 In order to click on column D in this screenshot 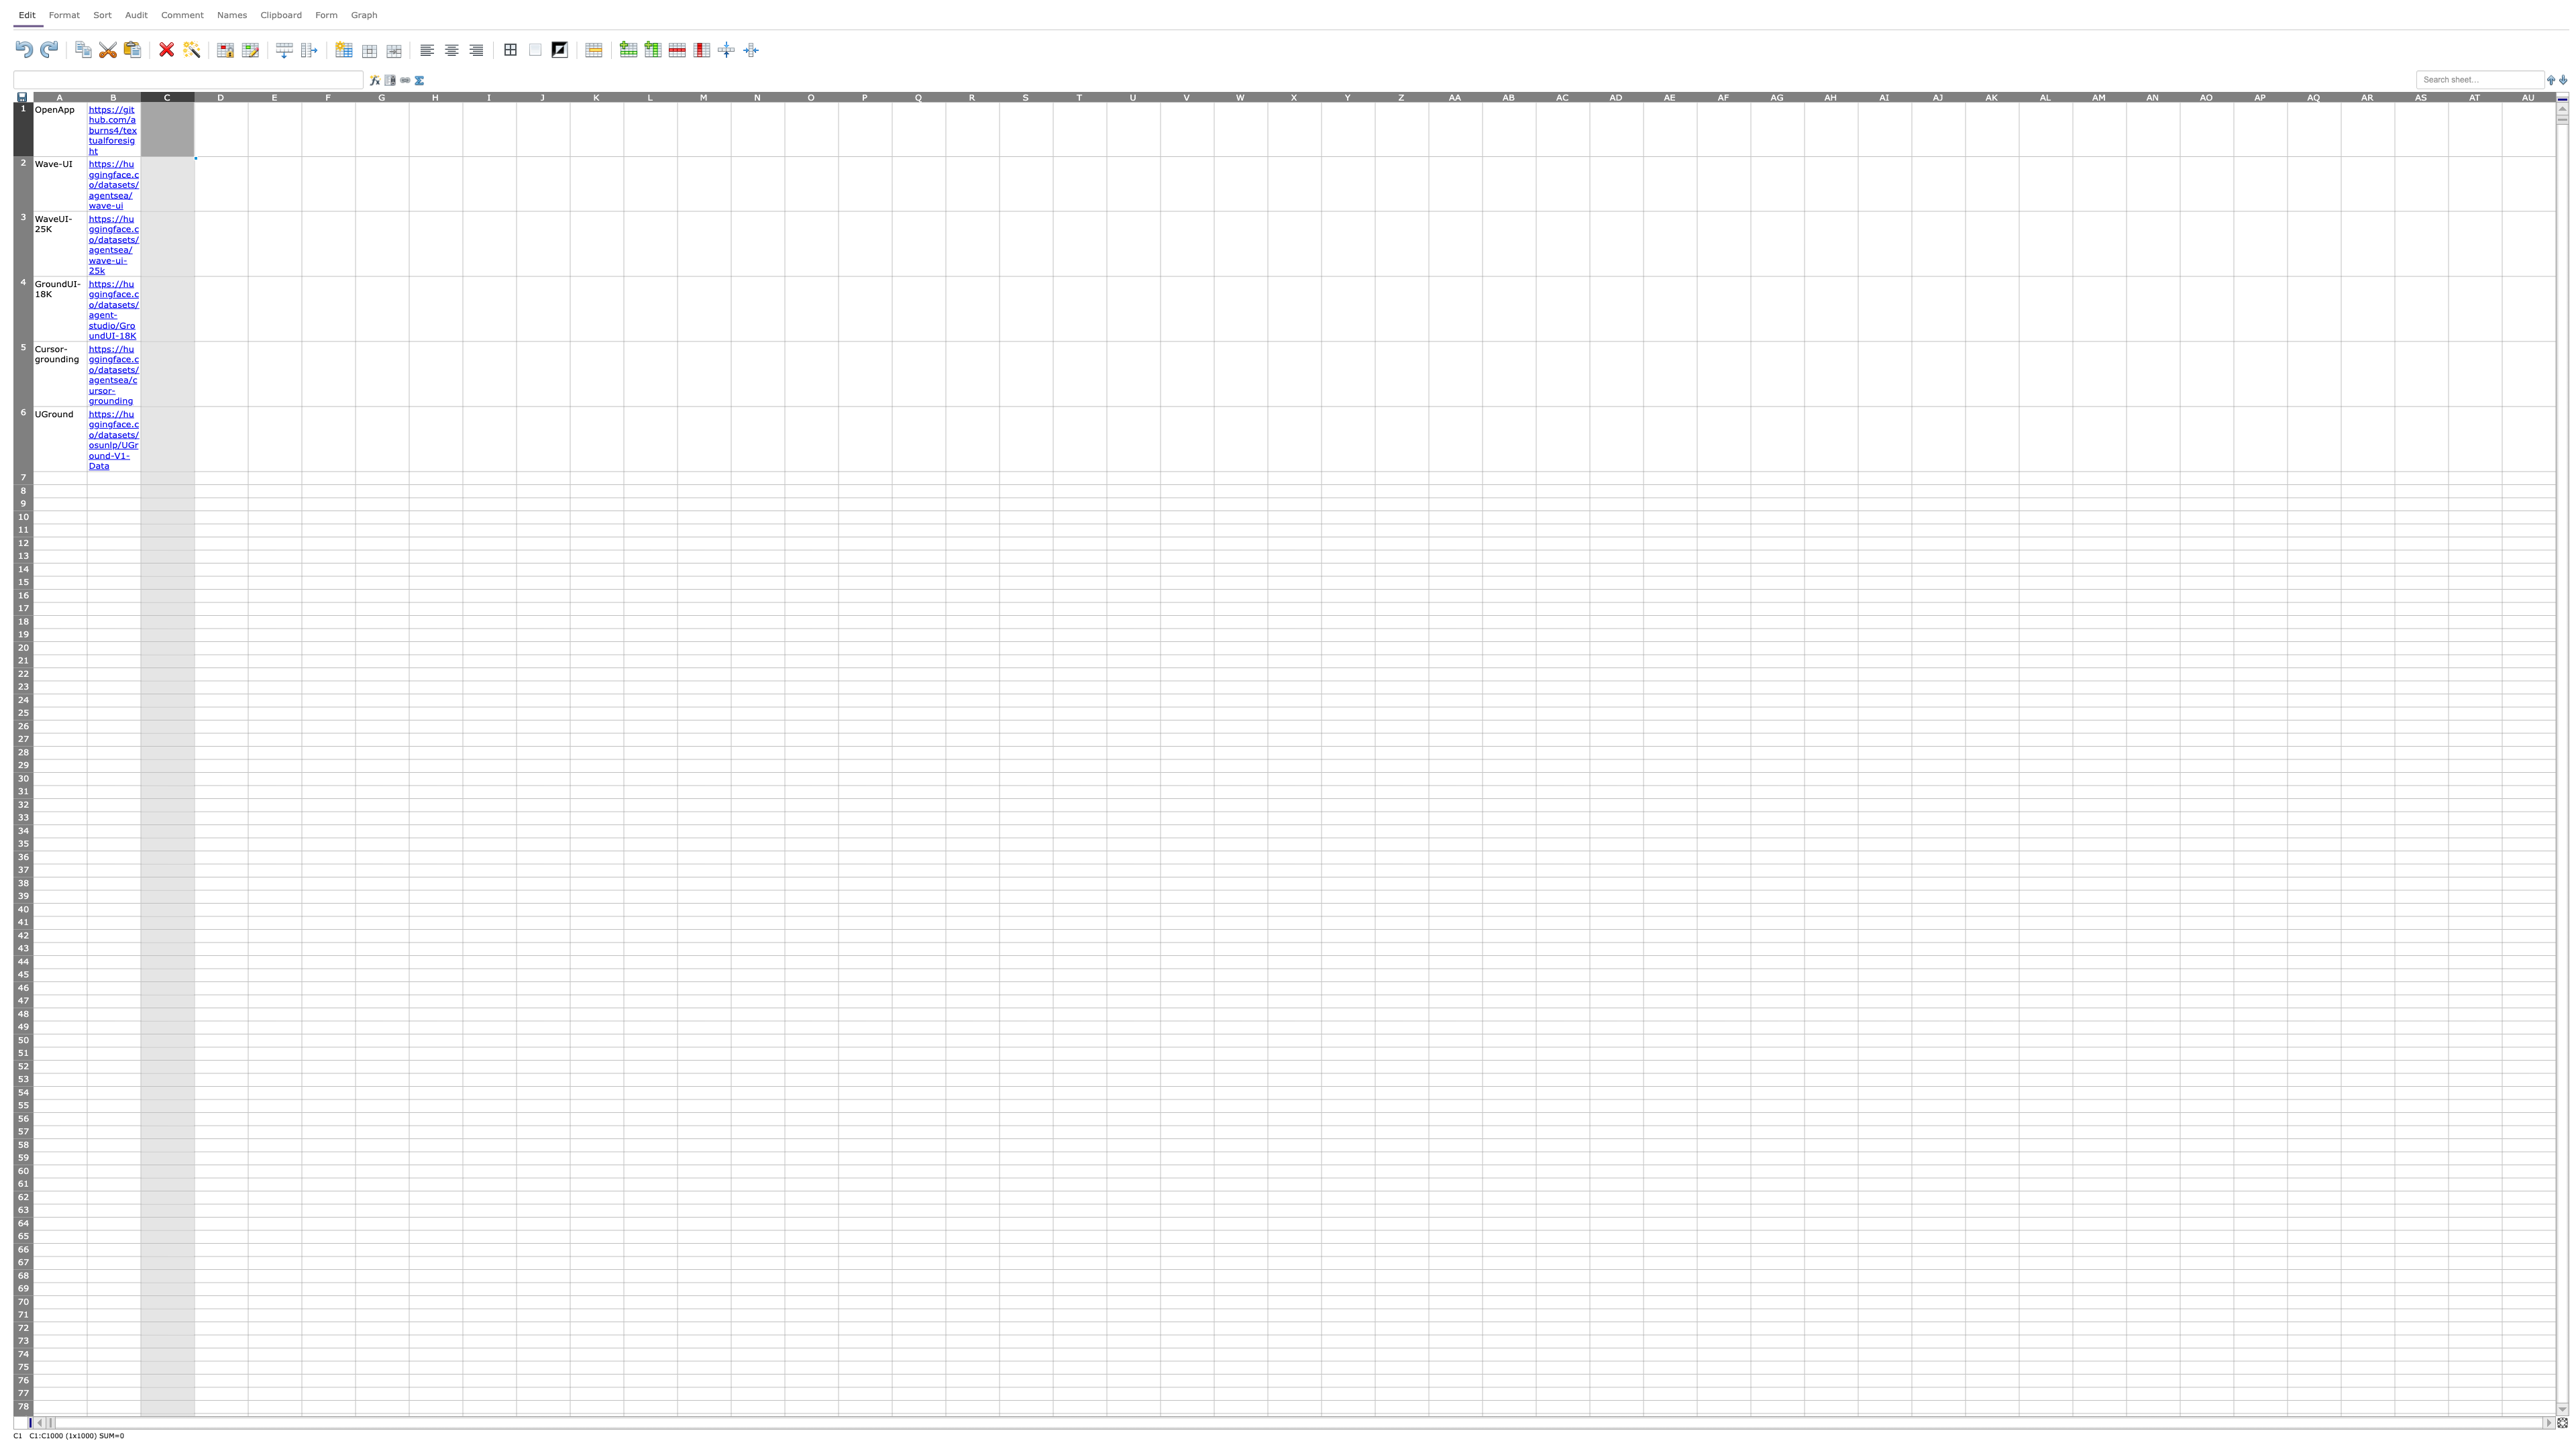, I will do `click(220, 95)`.